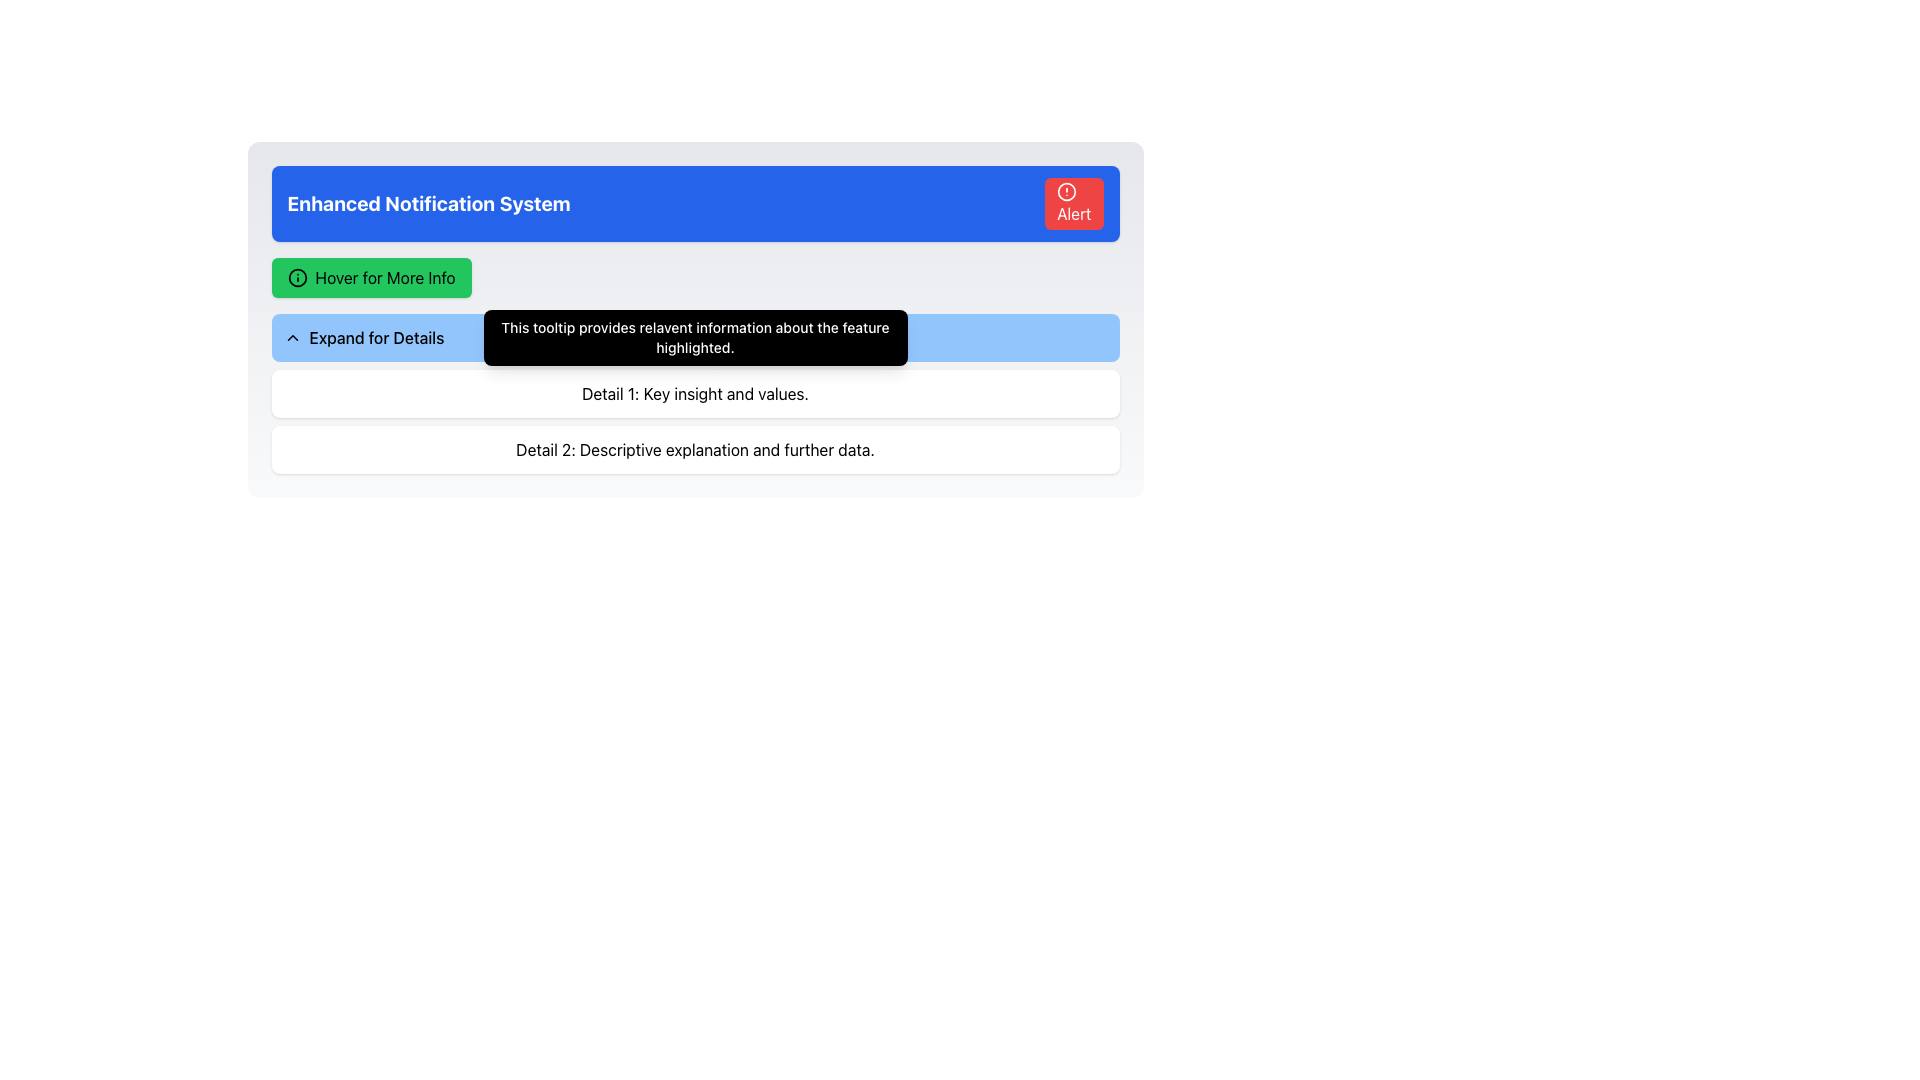 This screenshot has height=1080, width=1920. Describe the element at coordinates (1065, 192) in the screenshot. I see `the circular warning icon with a red border and white interior, located within the 'Alert' button at the top-right corner of the interface` at that location.